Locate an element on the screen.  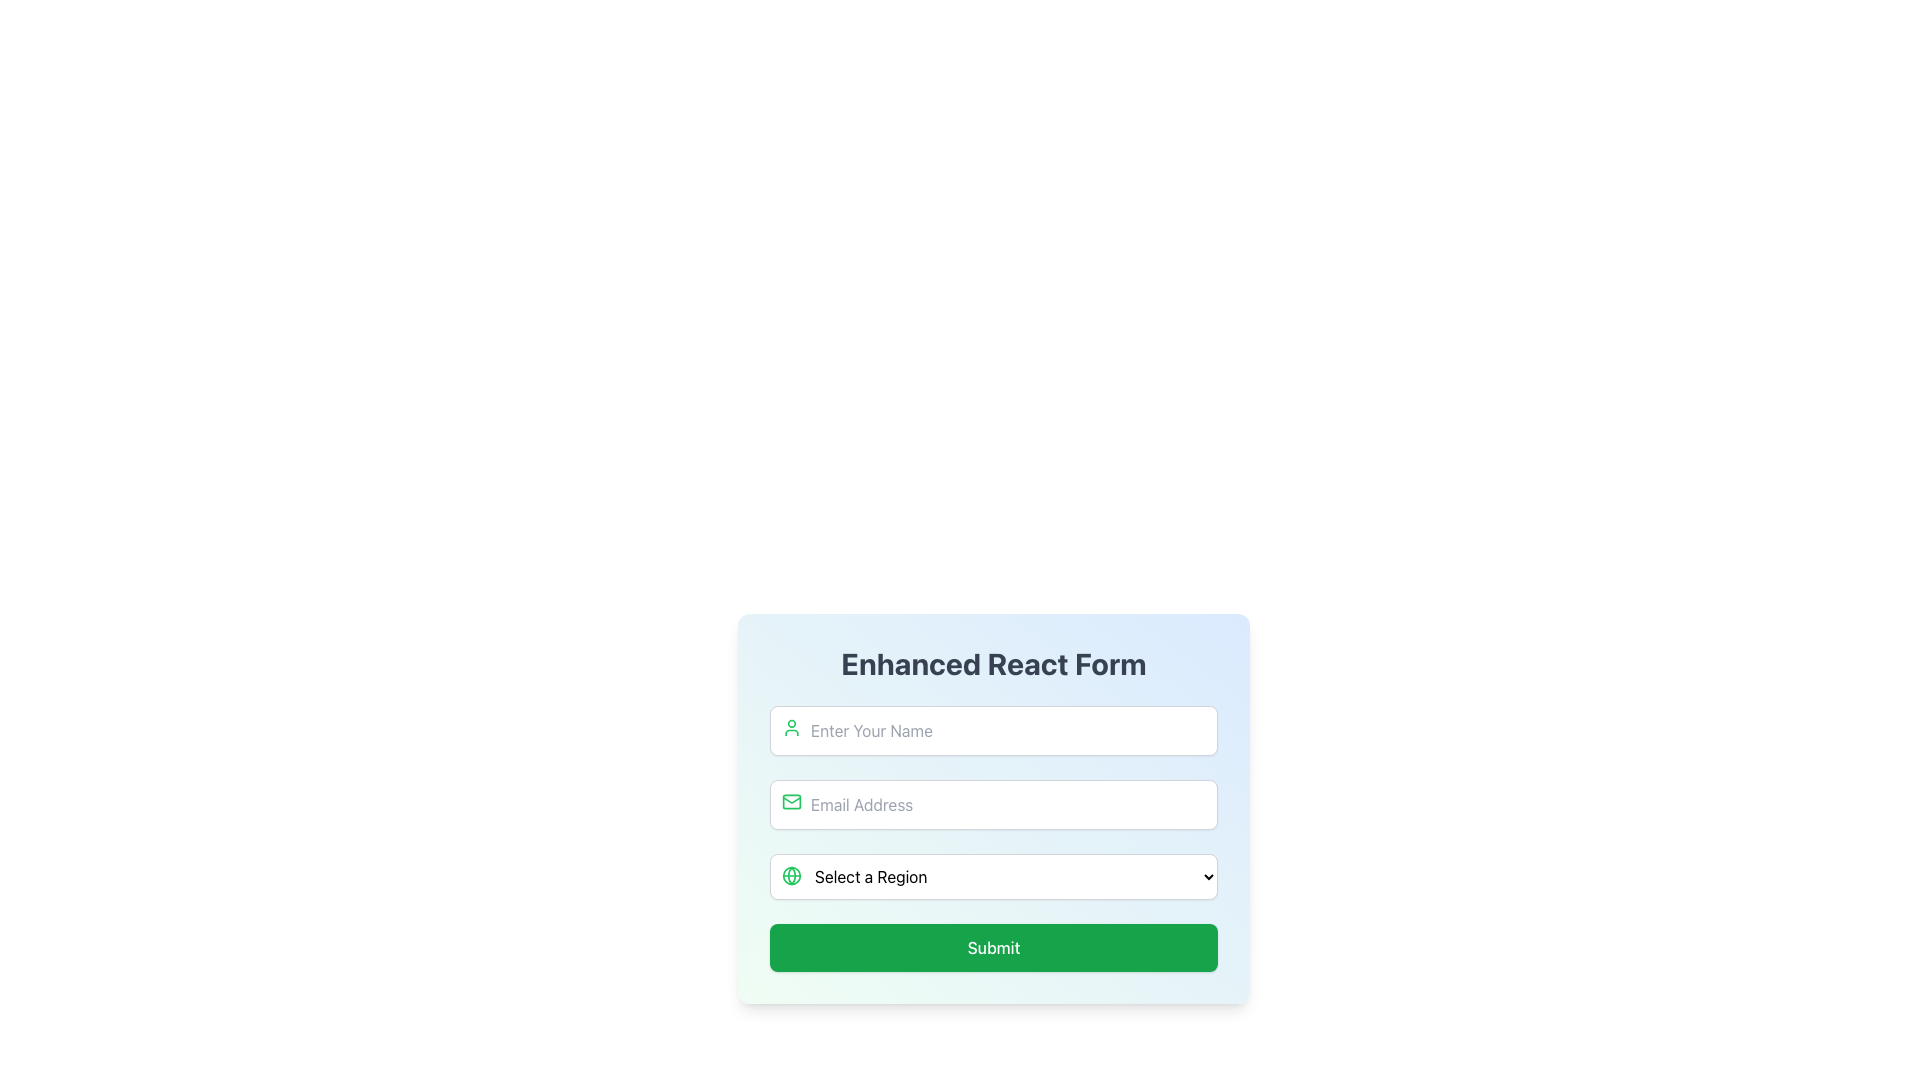
the user silhouette icon, which is a green circular representation located at the top left corner of the text input field labeled 'Enter Your Name' is located at coordinates (791, 728).